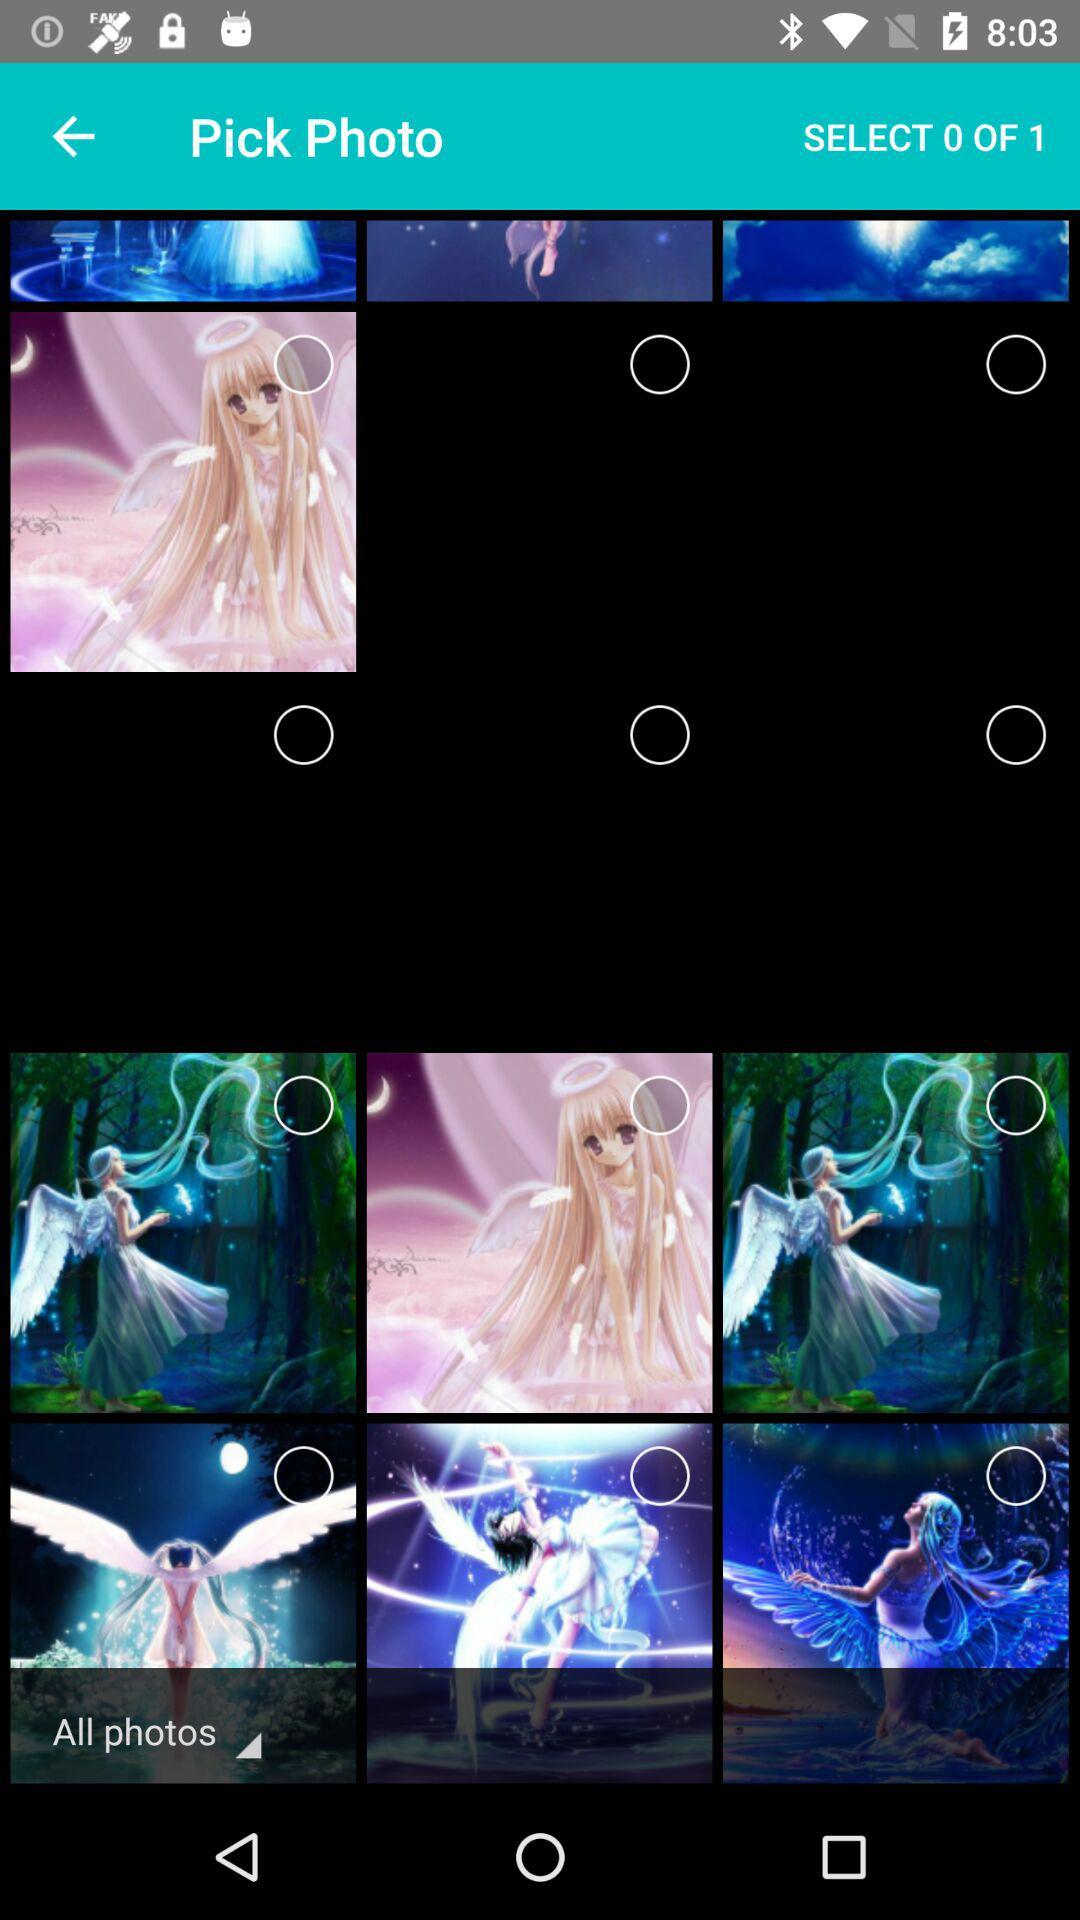 This screenshot has width=1080, height=1920. I want to click on choose the picture, so click(303, 733).